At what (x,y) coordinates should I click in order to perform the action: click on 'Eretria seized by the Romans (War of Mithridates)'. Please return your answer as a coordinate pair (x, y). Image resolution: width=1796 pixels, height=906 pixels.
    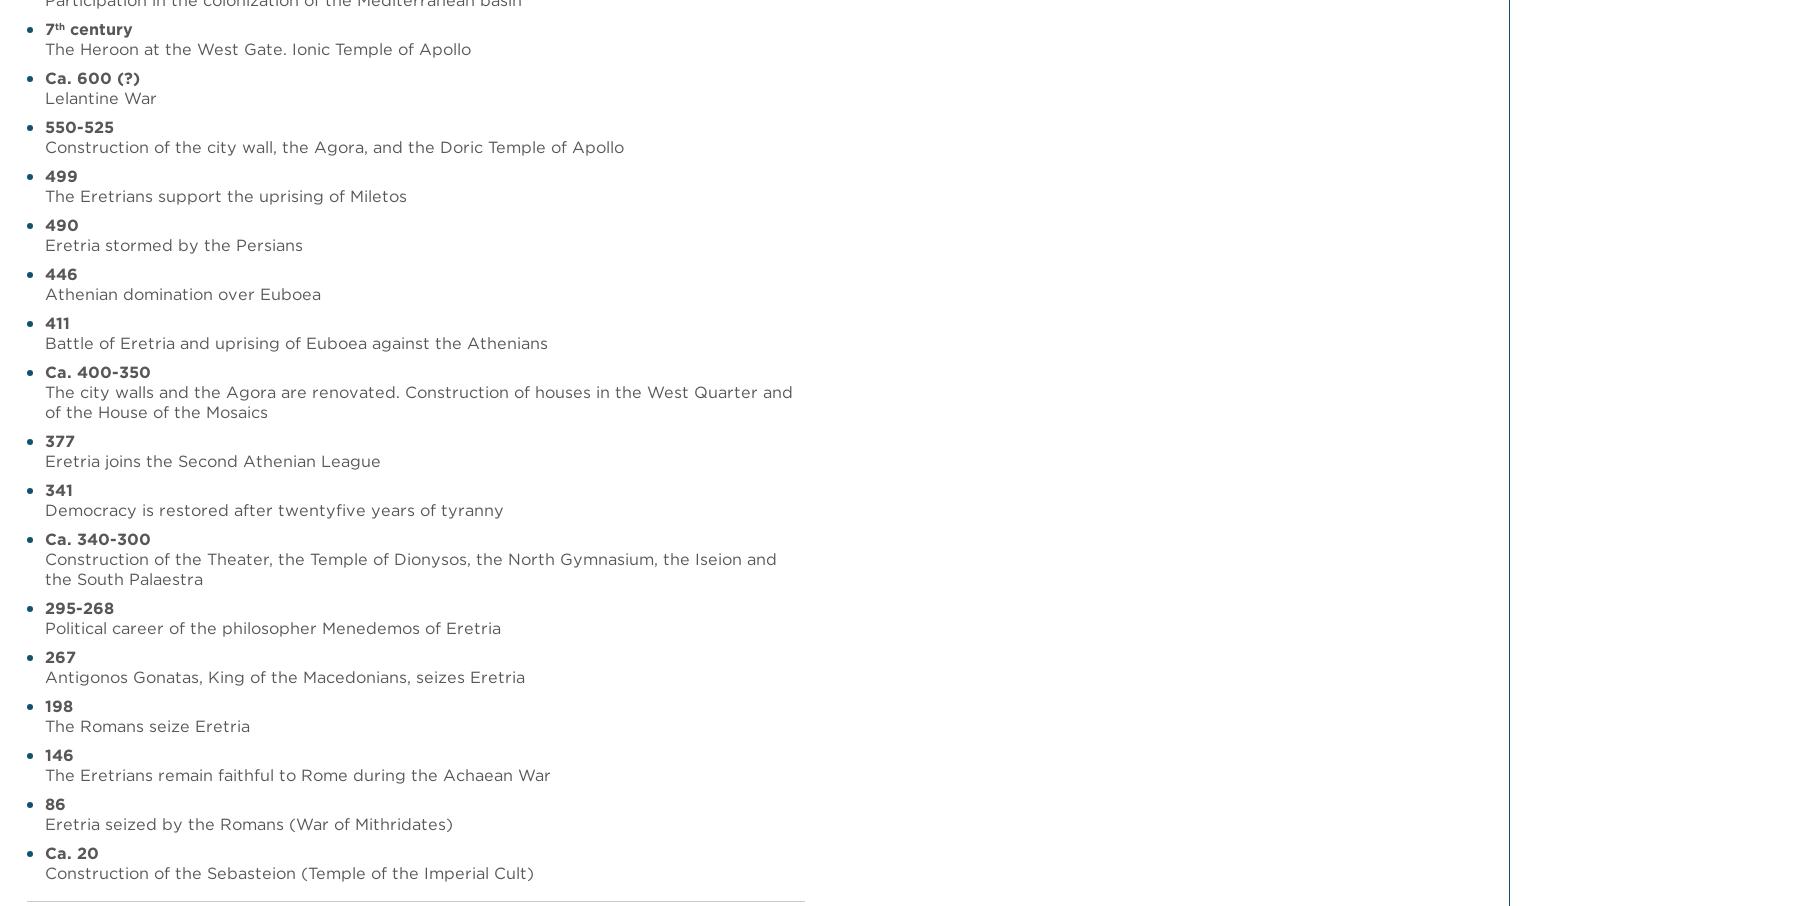
    Looking at the image, I should click on (248, 823).